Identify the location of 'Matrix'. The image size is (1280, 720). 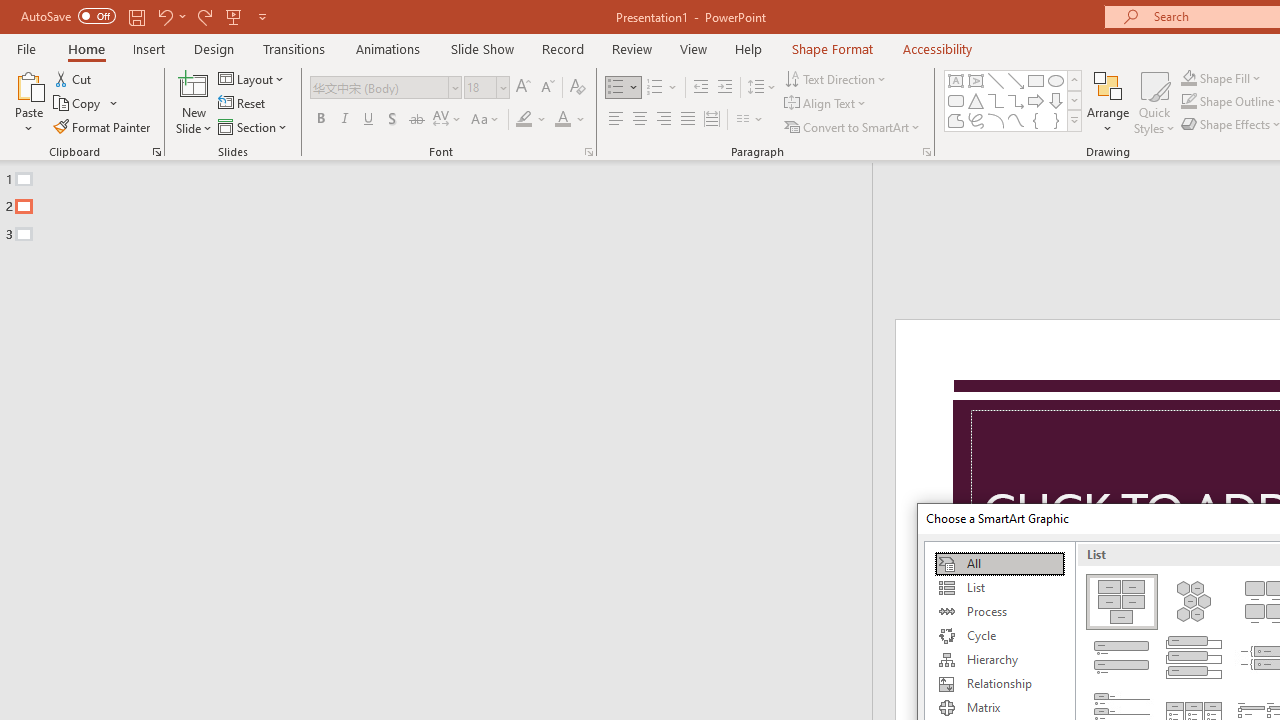
(999, 707).